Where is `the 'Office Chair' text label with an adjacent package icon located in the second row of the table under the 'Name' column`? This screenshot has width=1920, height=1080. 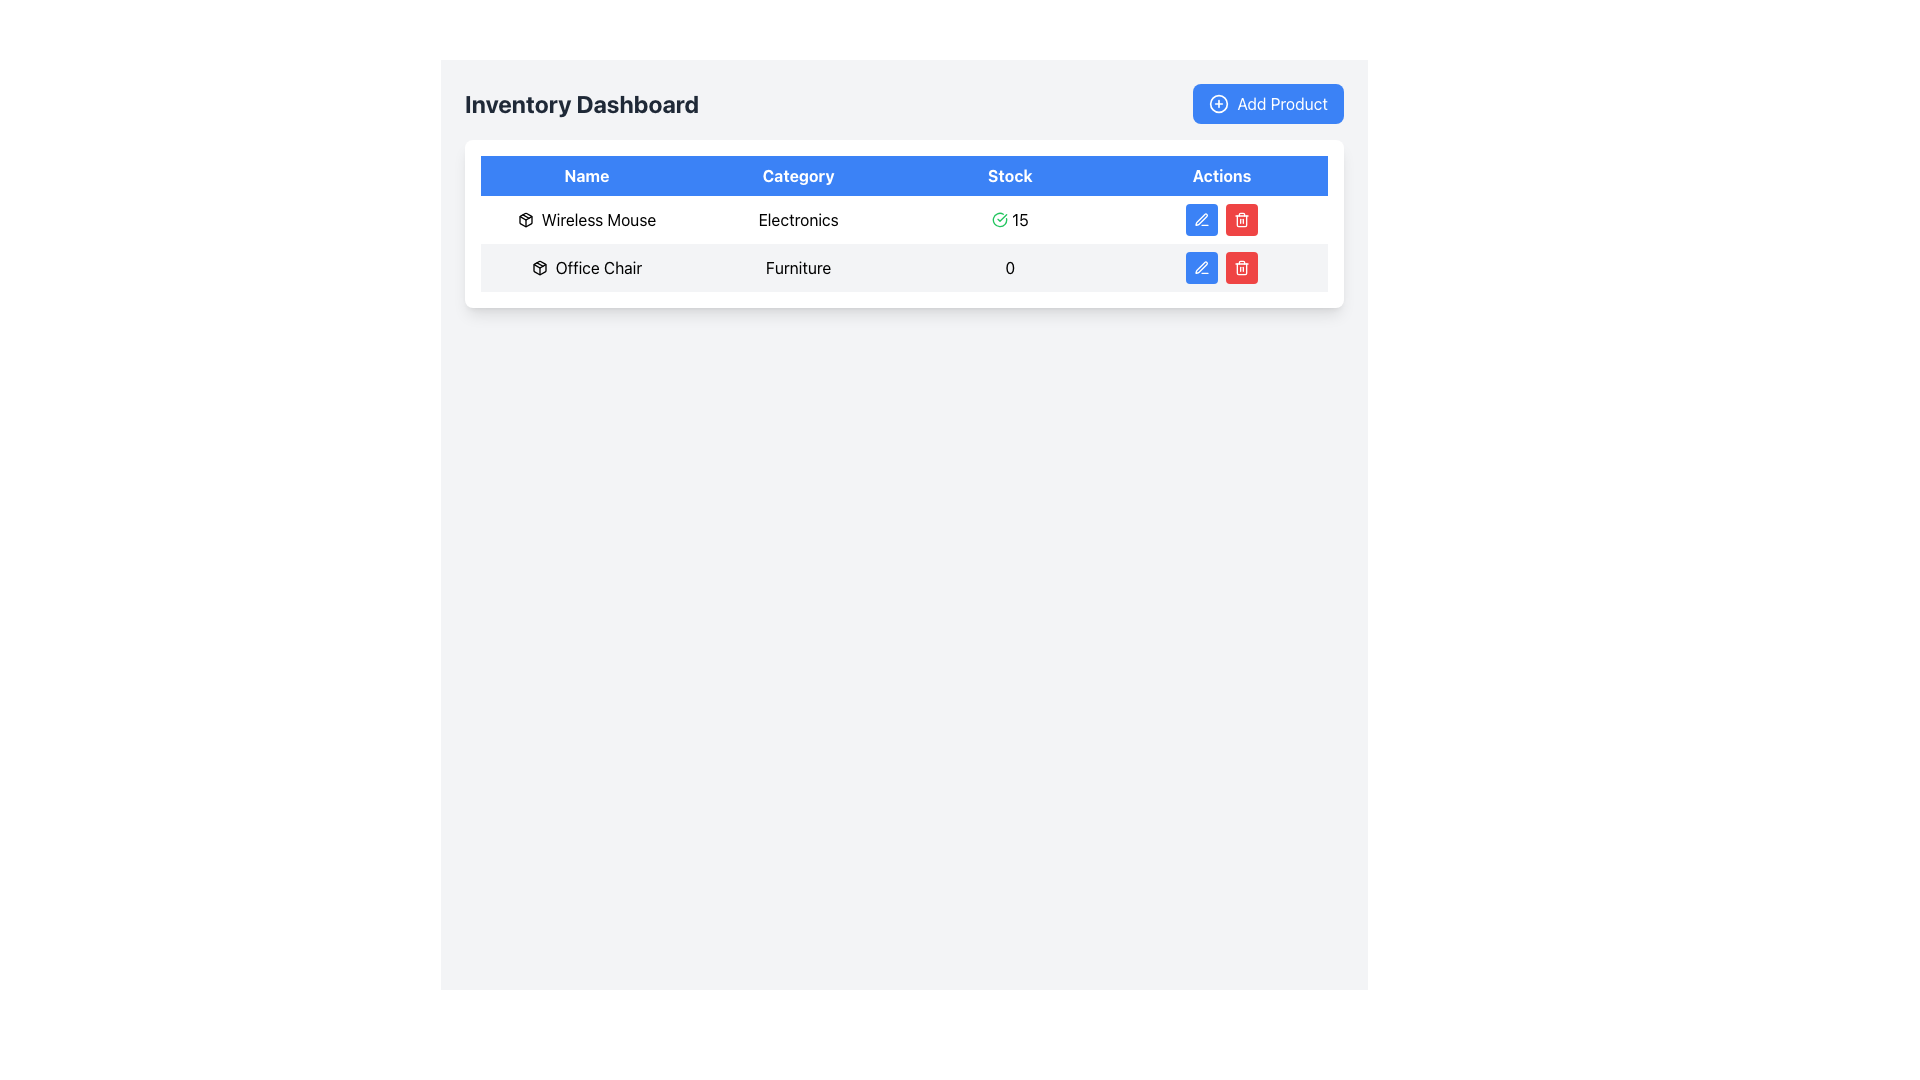 the 'Office Chair' text label with an adjacent package icon located in the second row of the table under the 'Name' column is located at coordinates (585, 266).